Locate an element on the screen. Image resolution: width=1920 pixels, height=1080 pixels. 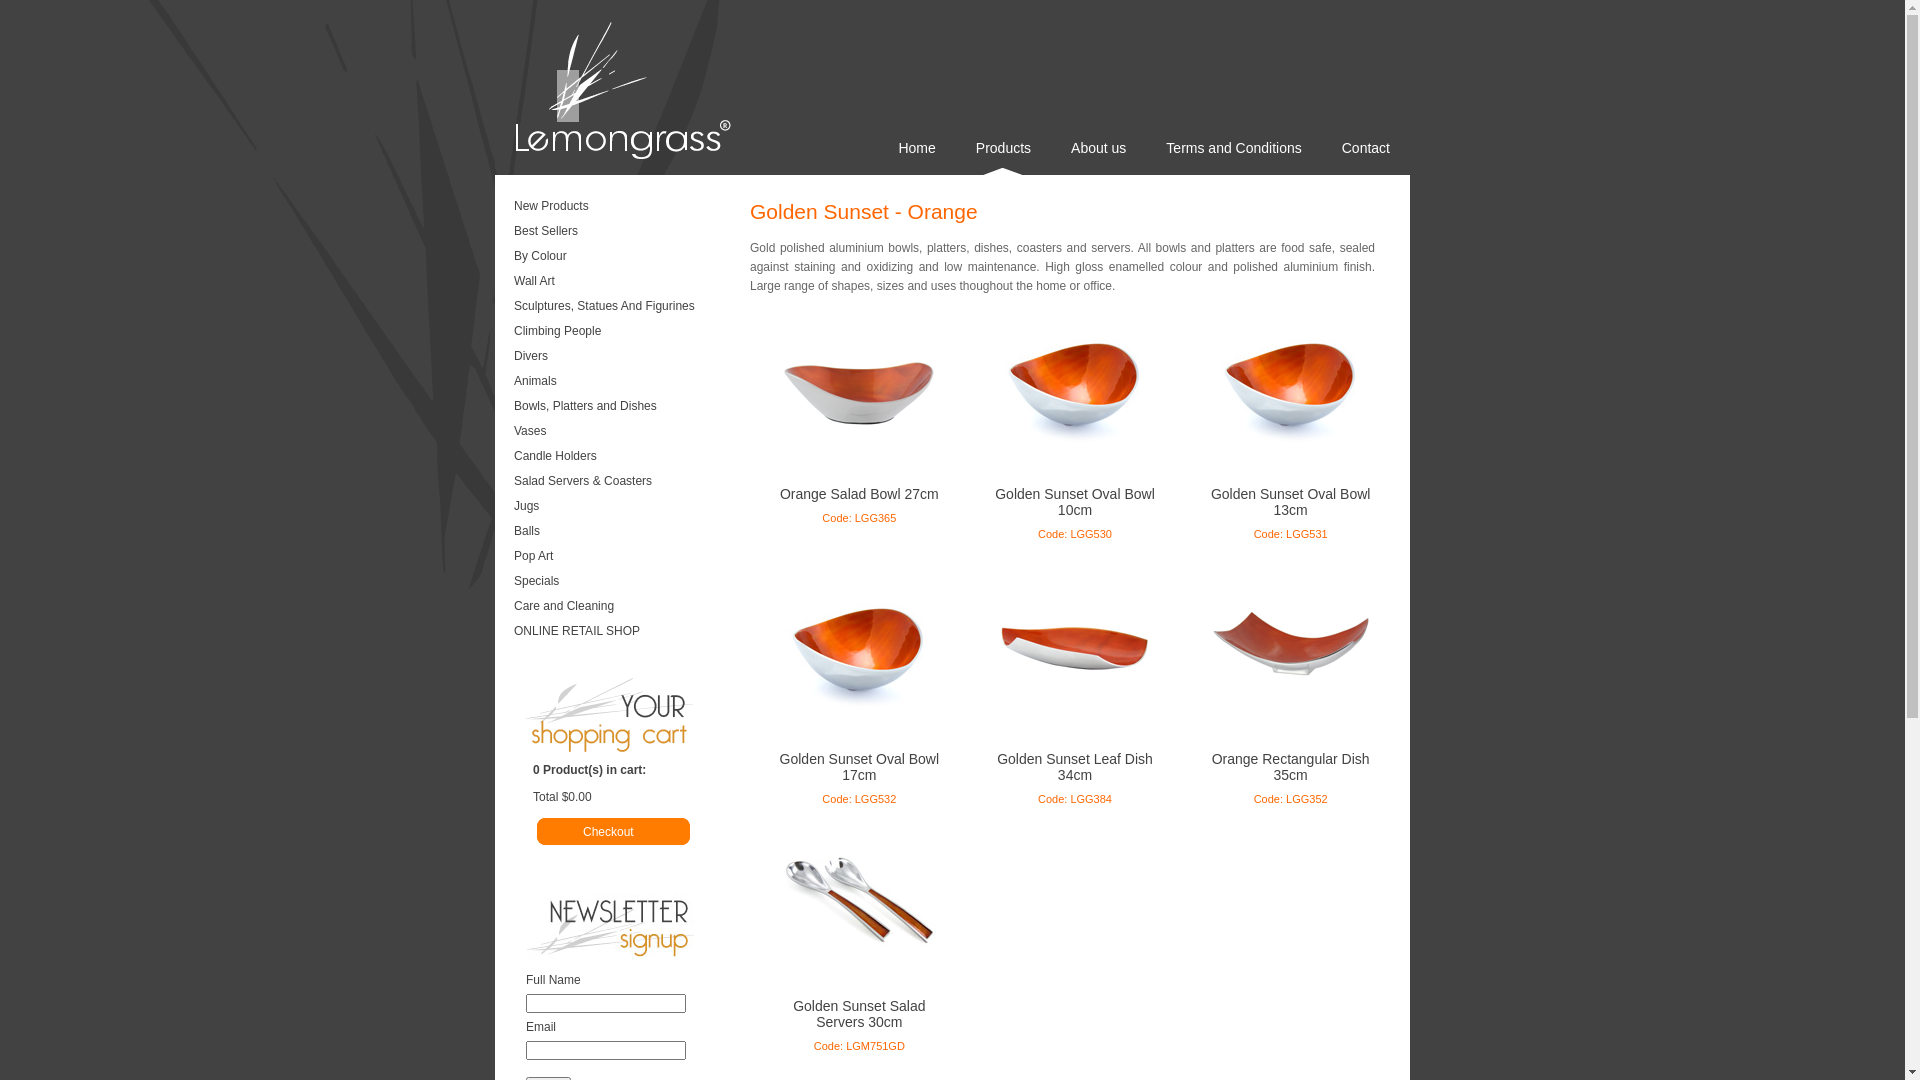
'Candle Holders' is located at coordinates (618, 458).